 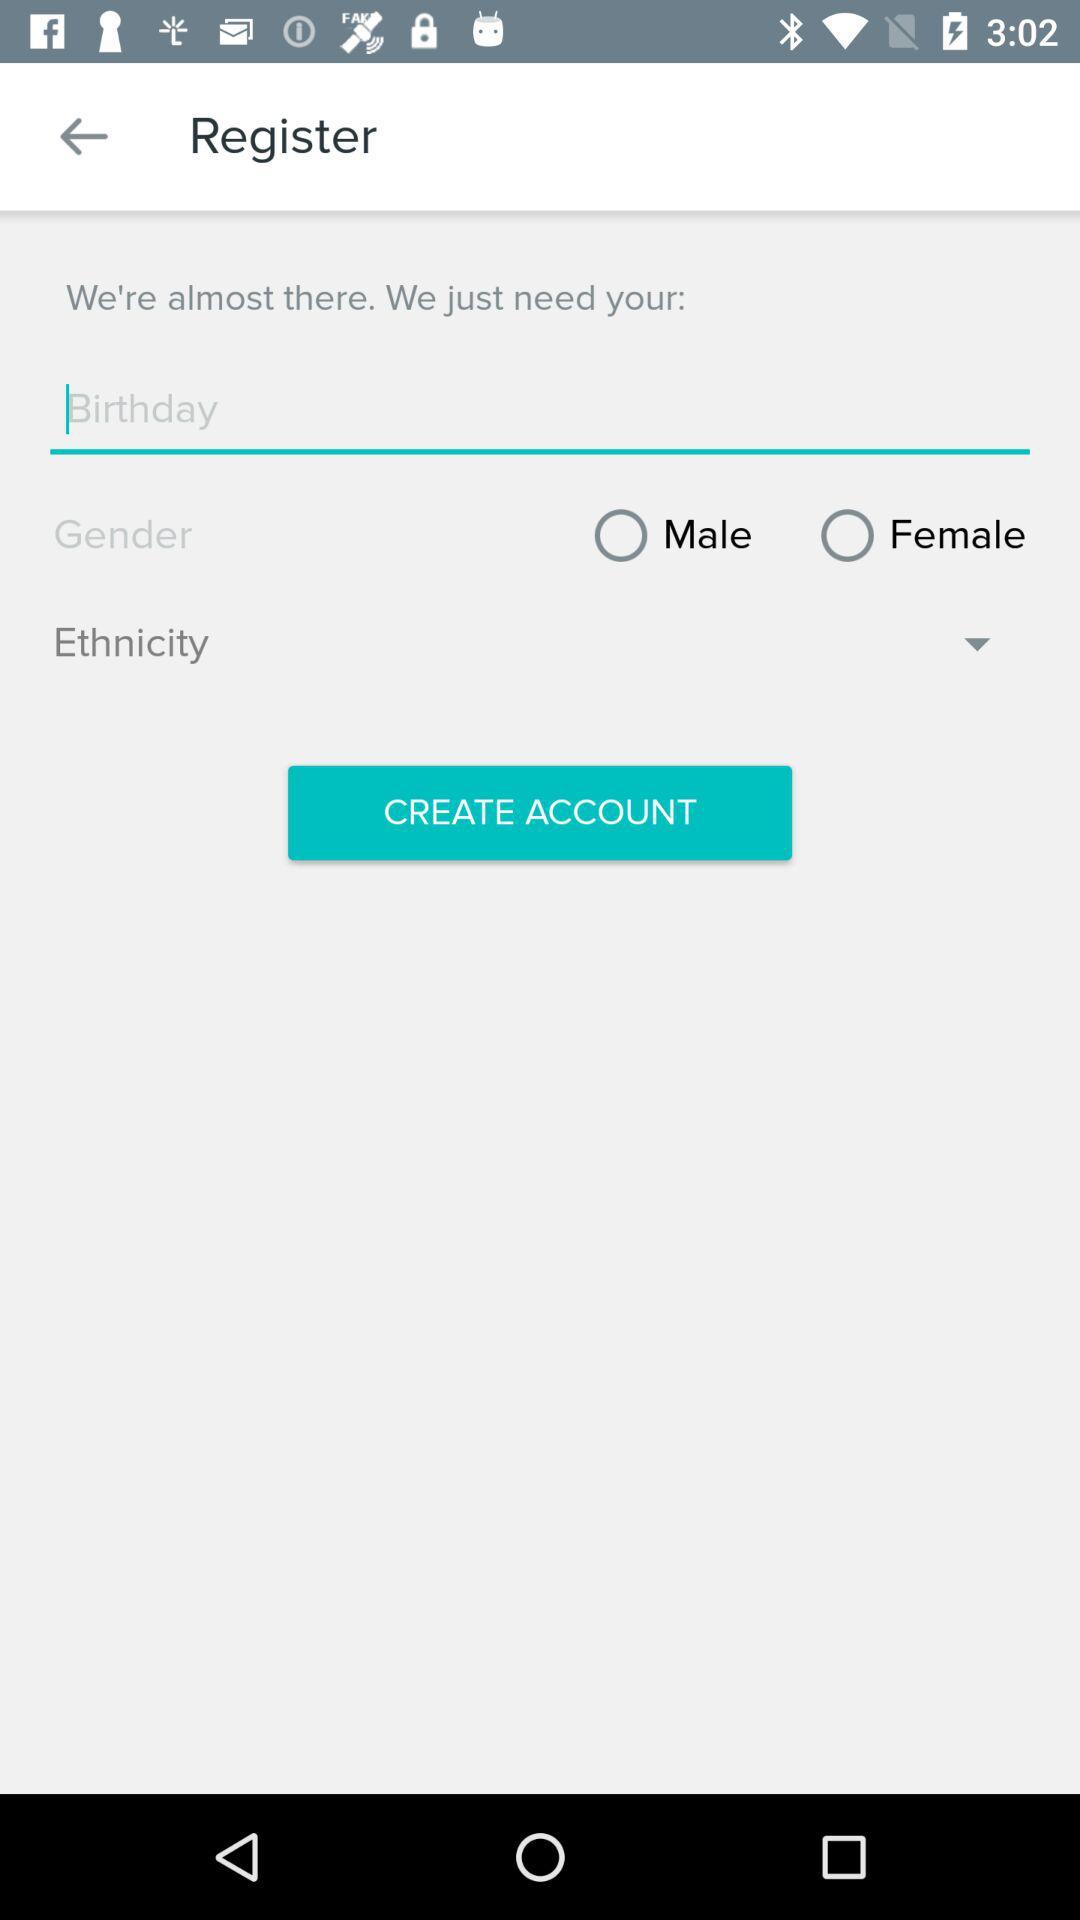 What do you see at coordinates (666, 535) in the screenshot?
I see `icon next to the female` at bounding box center [666, 535].